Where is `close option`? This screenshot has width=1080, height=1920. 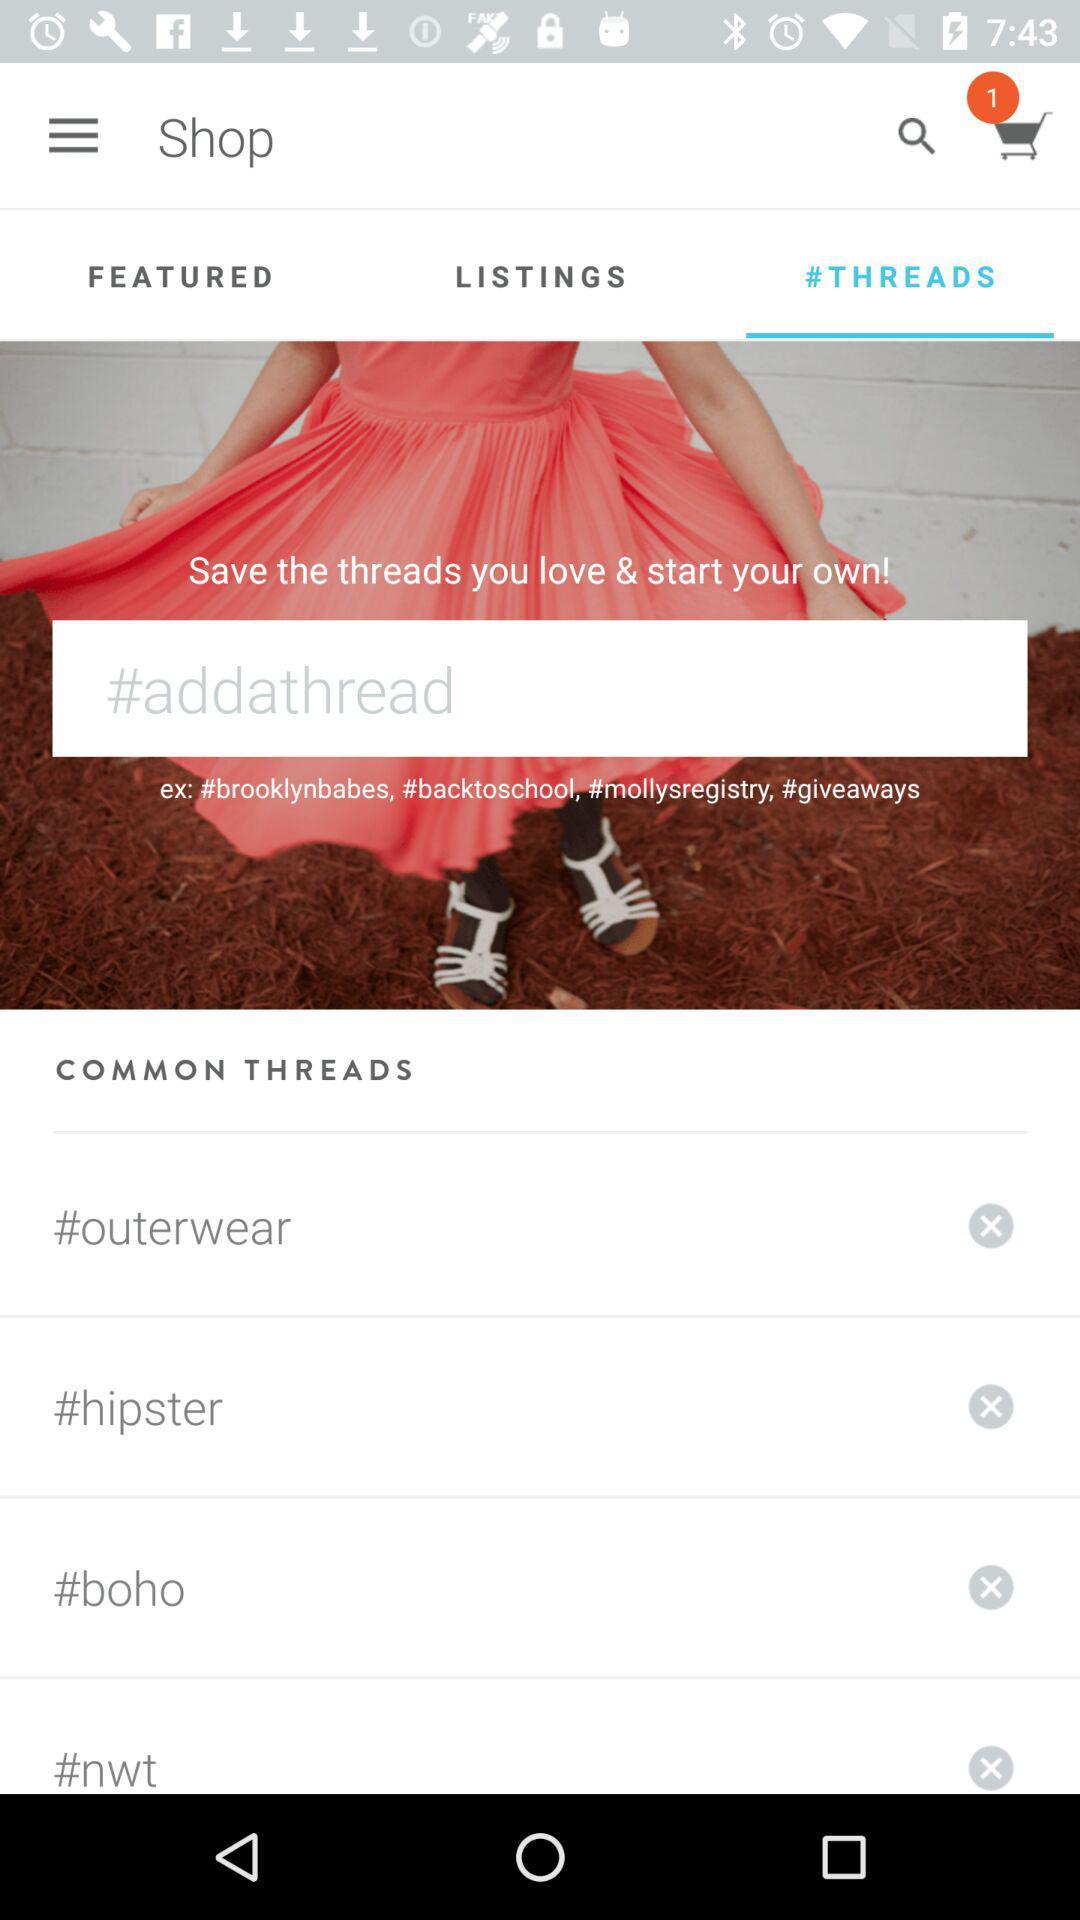 close option is located at coordinates (991, 1586).